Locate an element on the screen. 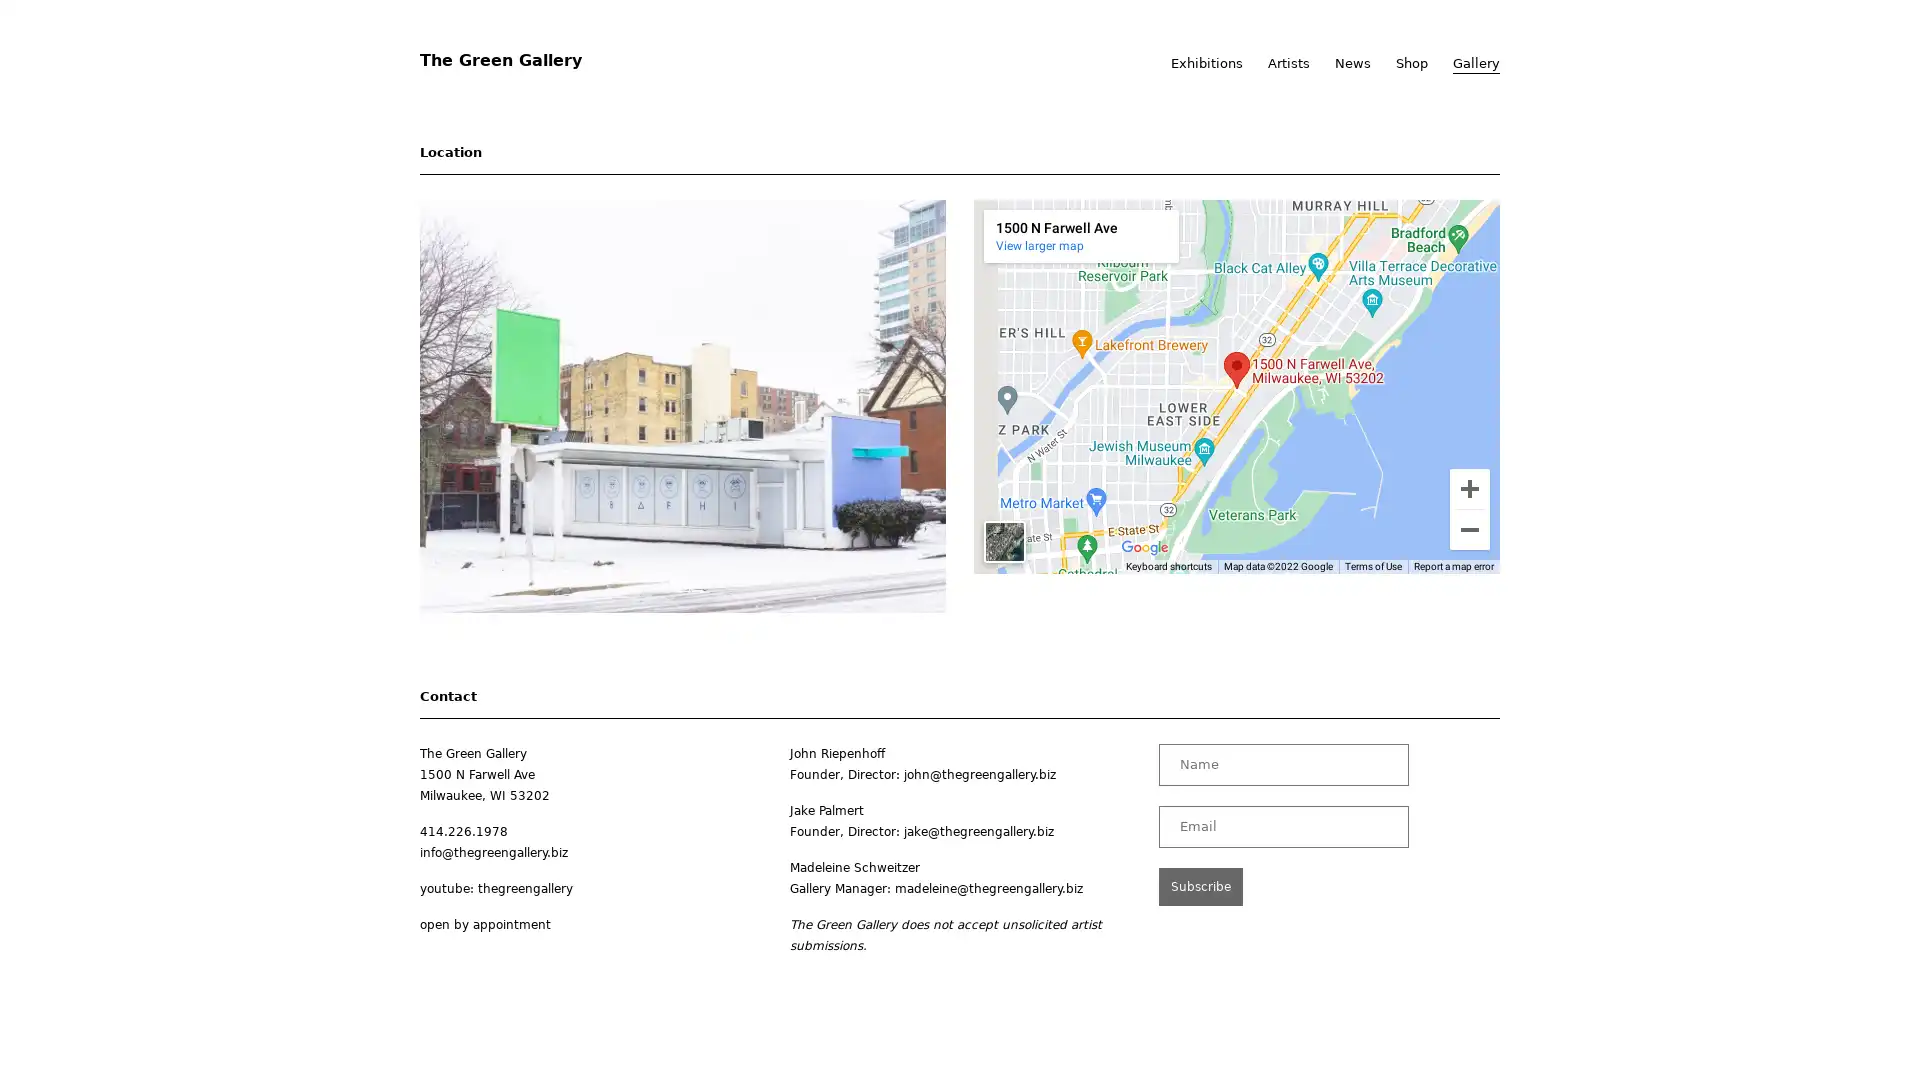 The image size is (1920, 1080). Subscribe is located at coordinates (1200, 885).